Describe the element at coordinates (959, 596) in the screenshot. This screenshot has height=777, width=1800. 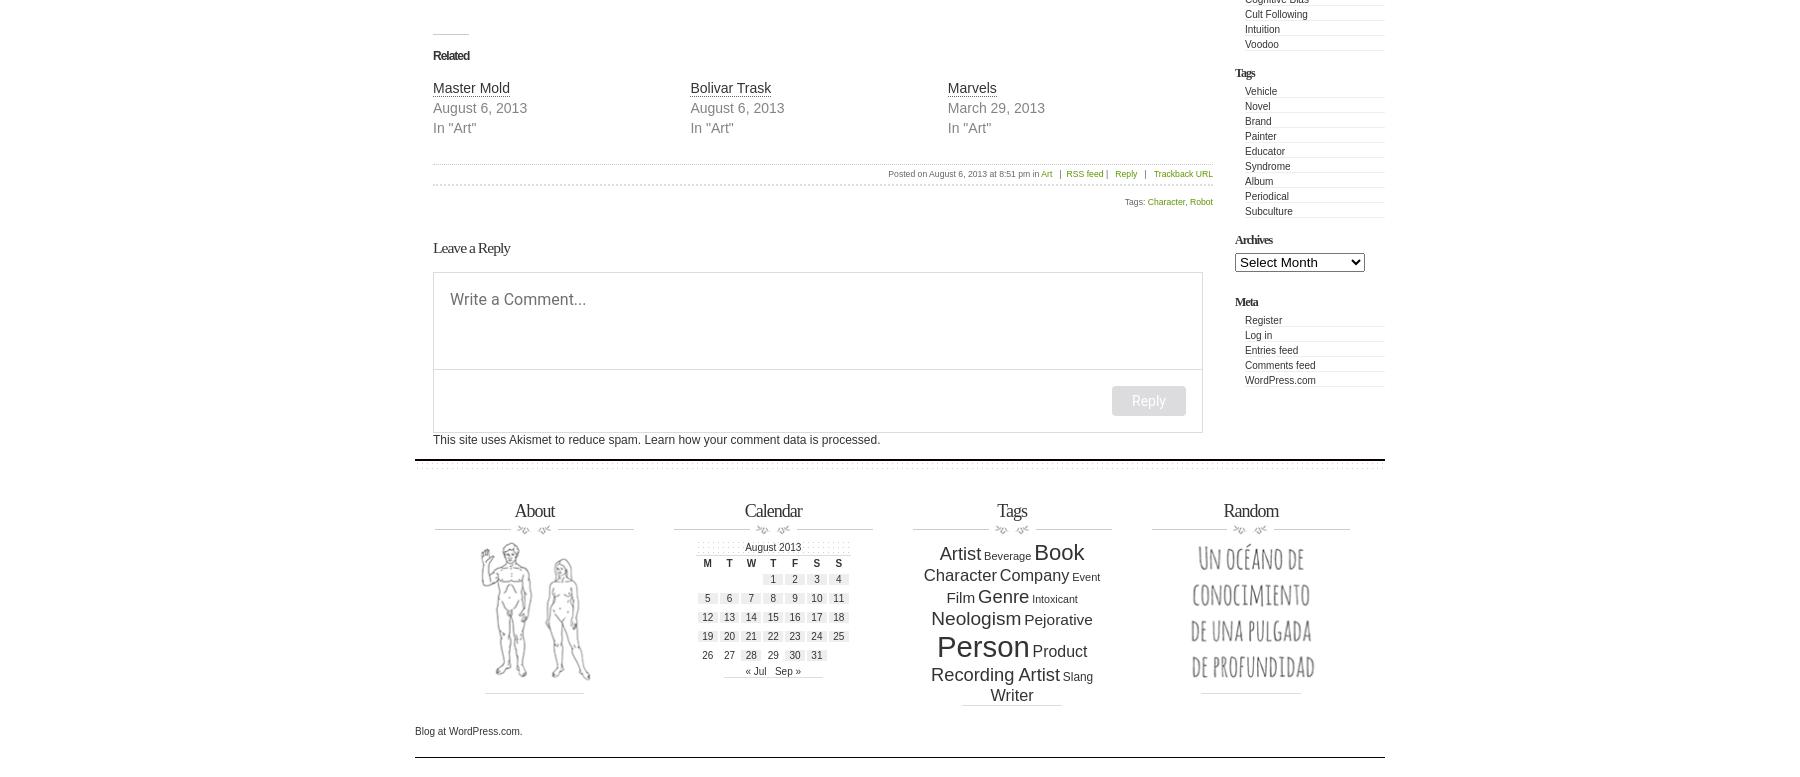
I see `'Film'` at that location.